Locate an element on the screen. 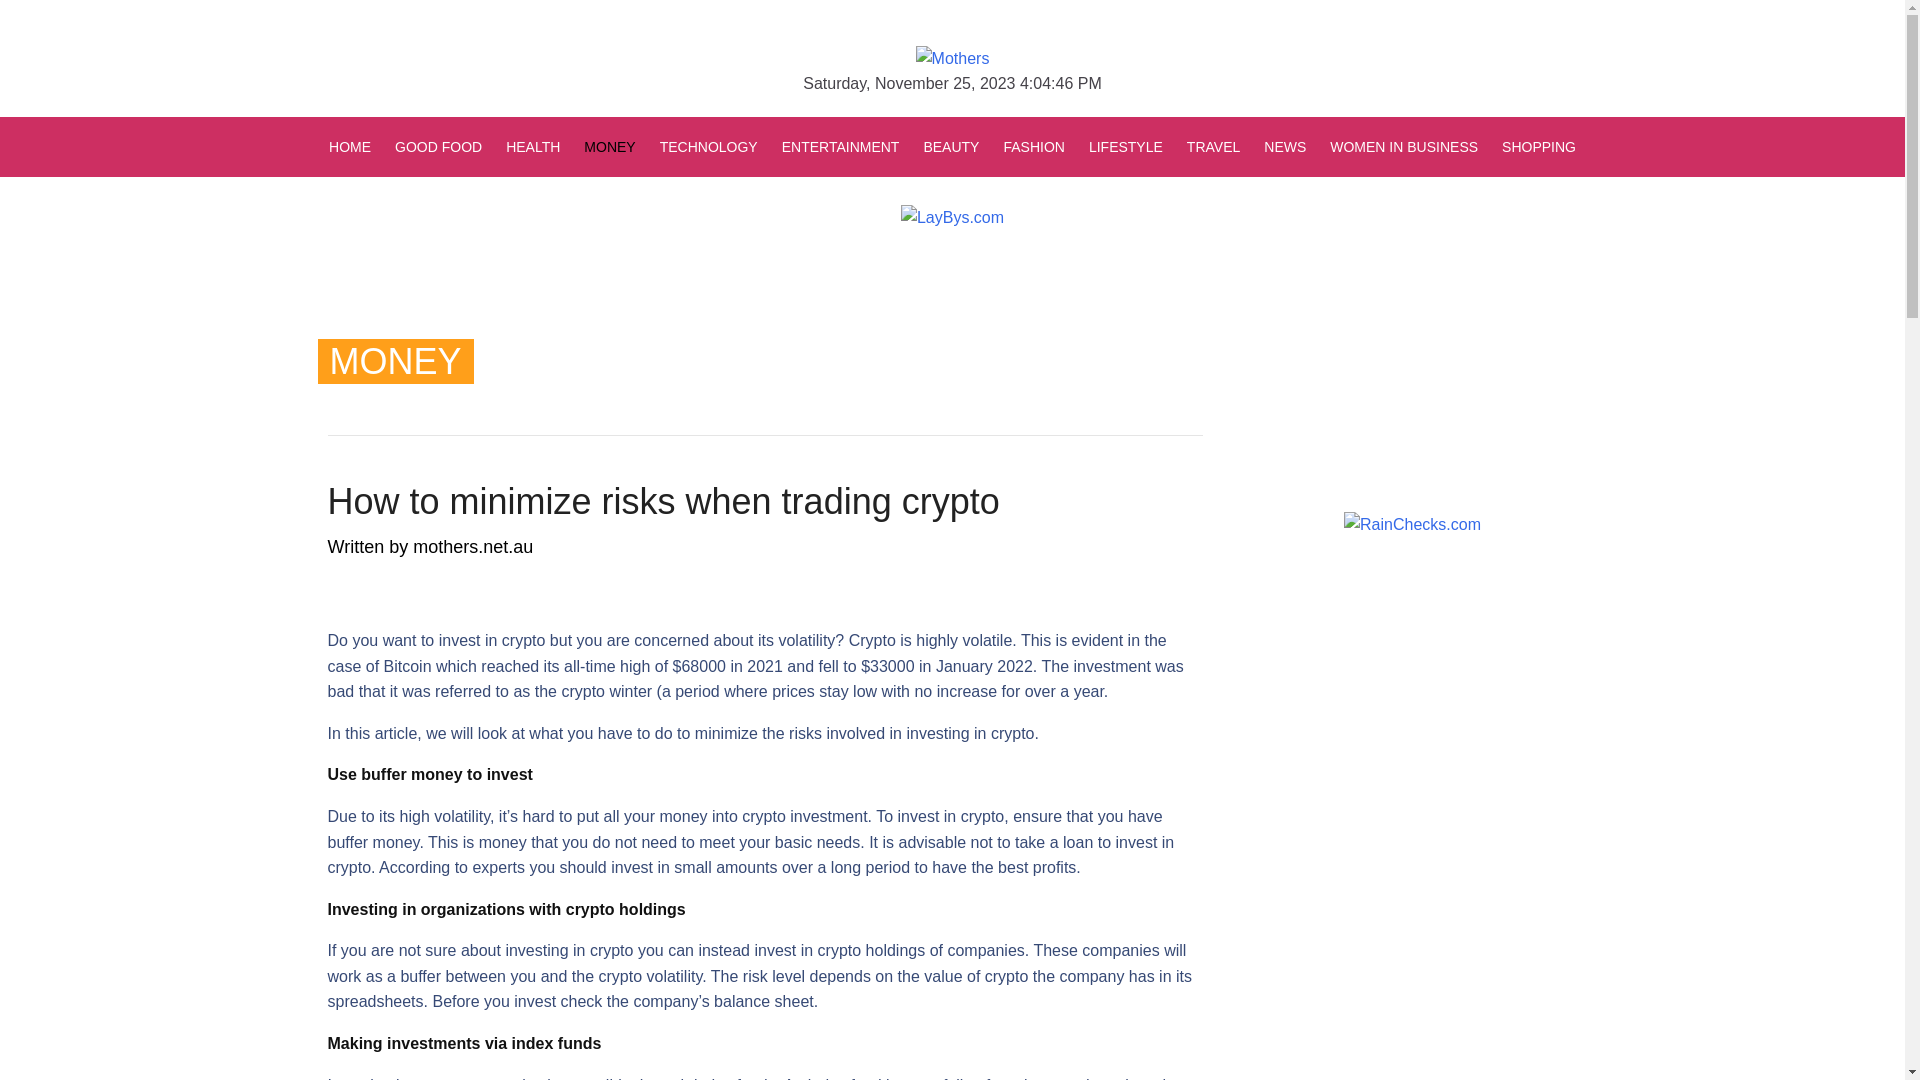  'ENTERTAINMENT' is located at coordinates (768, 145).